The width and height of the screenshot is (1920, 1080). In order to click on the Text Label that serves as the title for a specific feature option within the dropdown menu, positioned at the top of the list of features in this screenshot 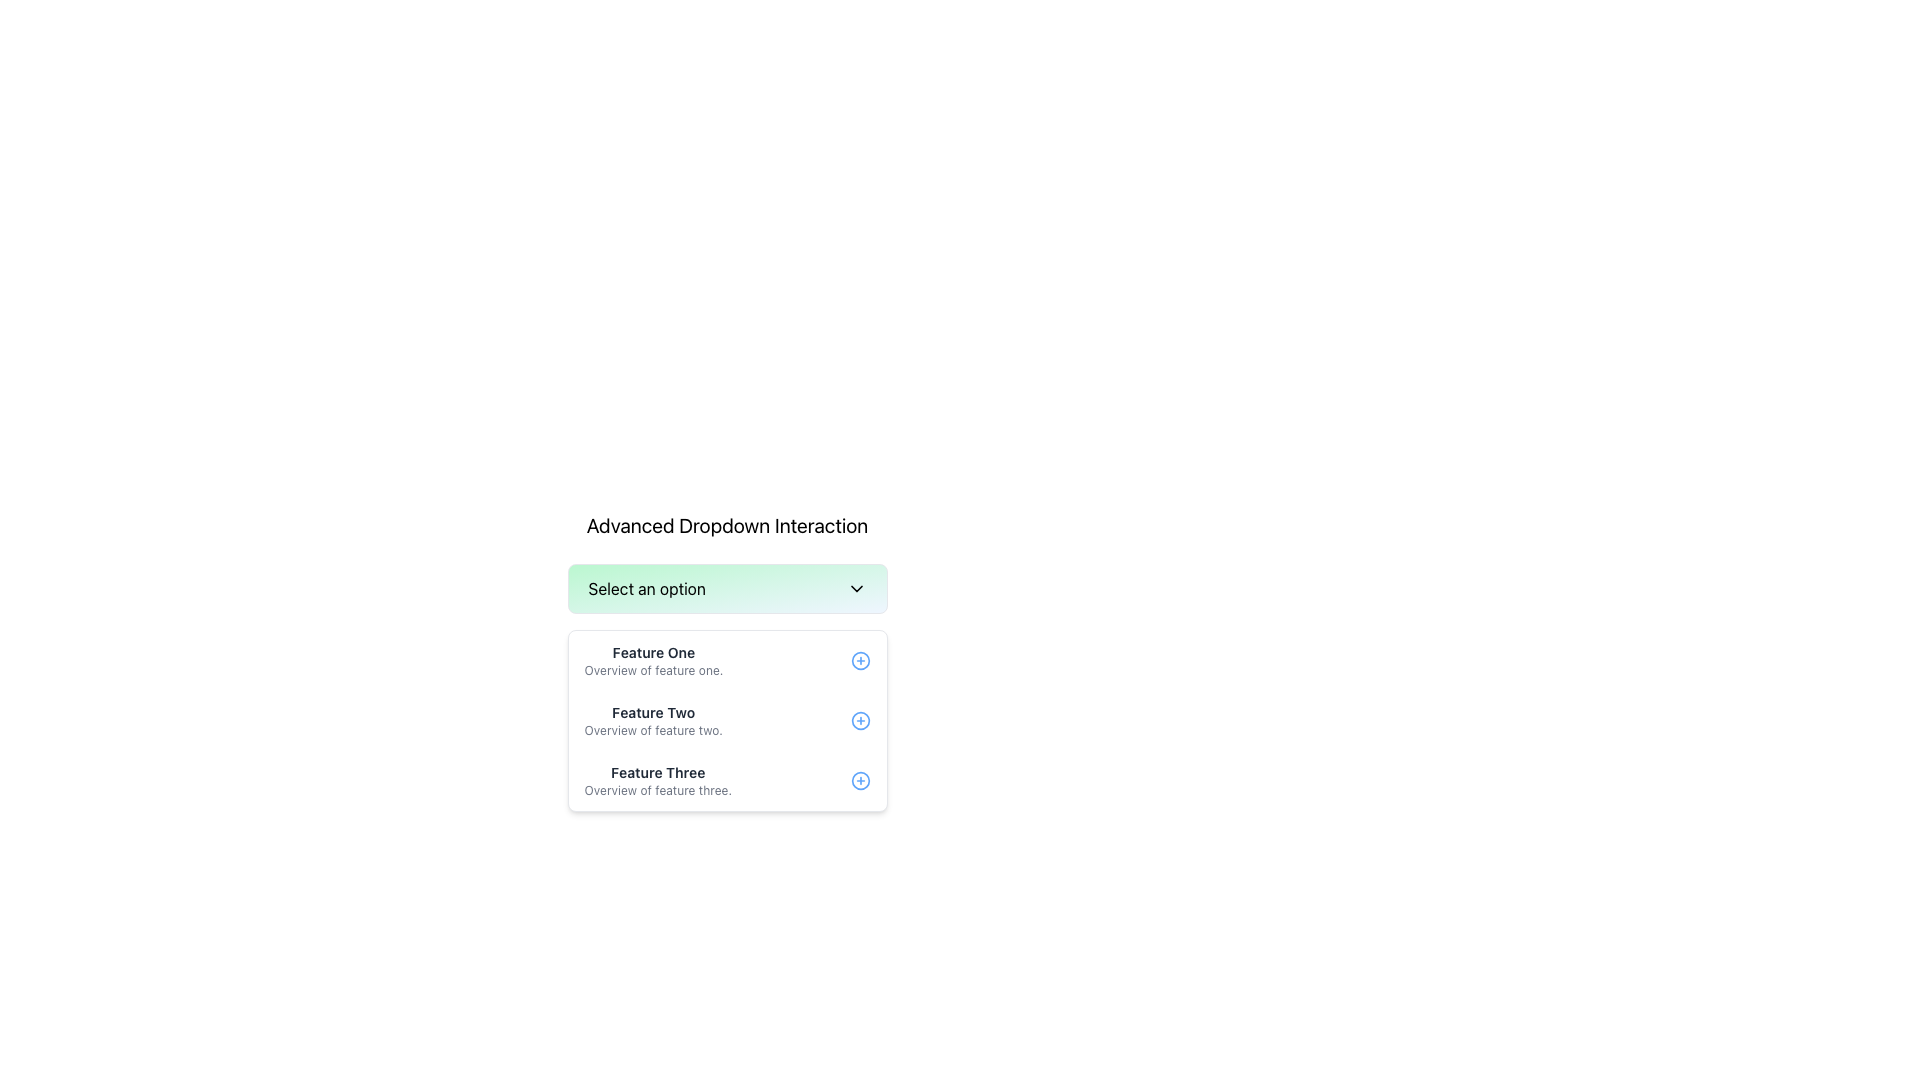, I will do `click(653, 652)`.